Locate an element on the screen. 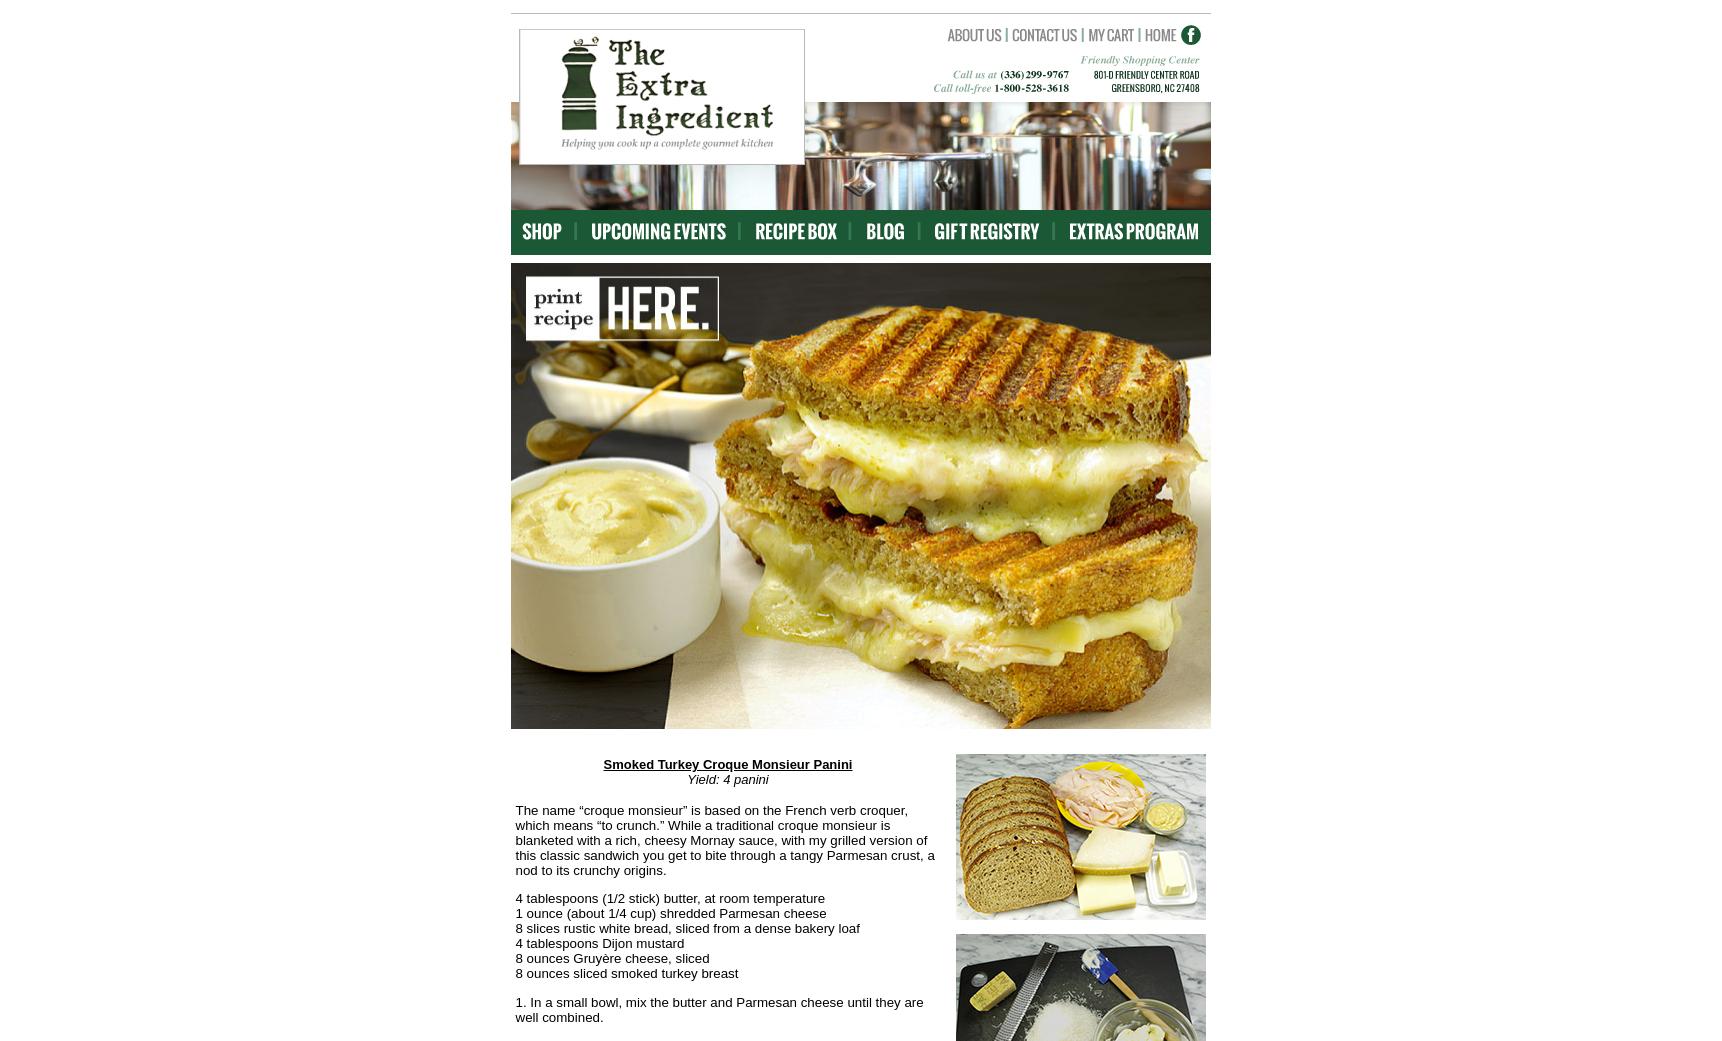 This screenshot has width=1722, height=1041. '8 ounces Gruyère cheese, sliced' is located at coordinates (610, 958).